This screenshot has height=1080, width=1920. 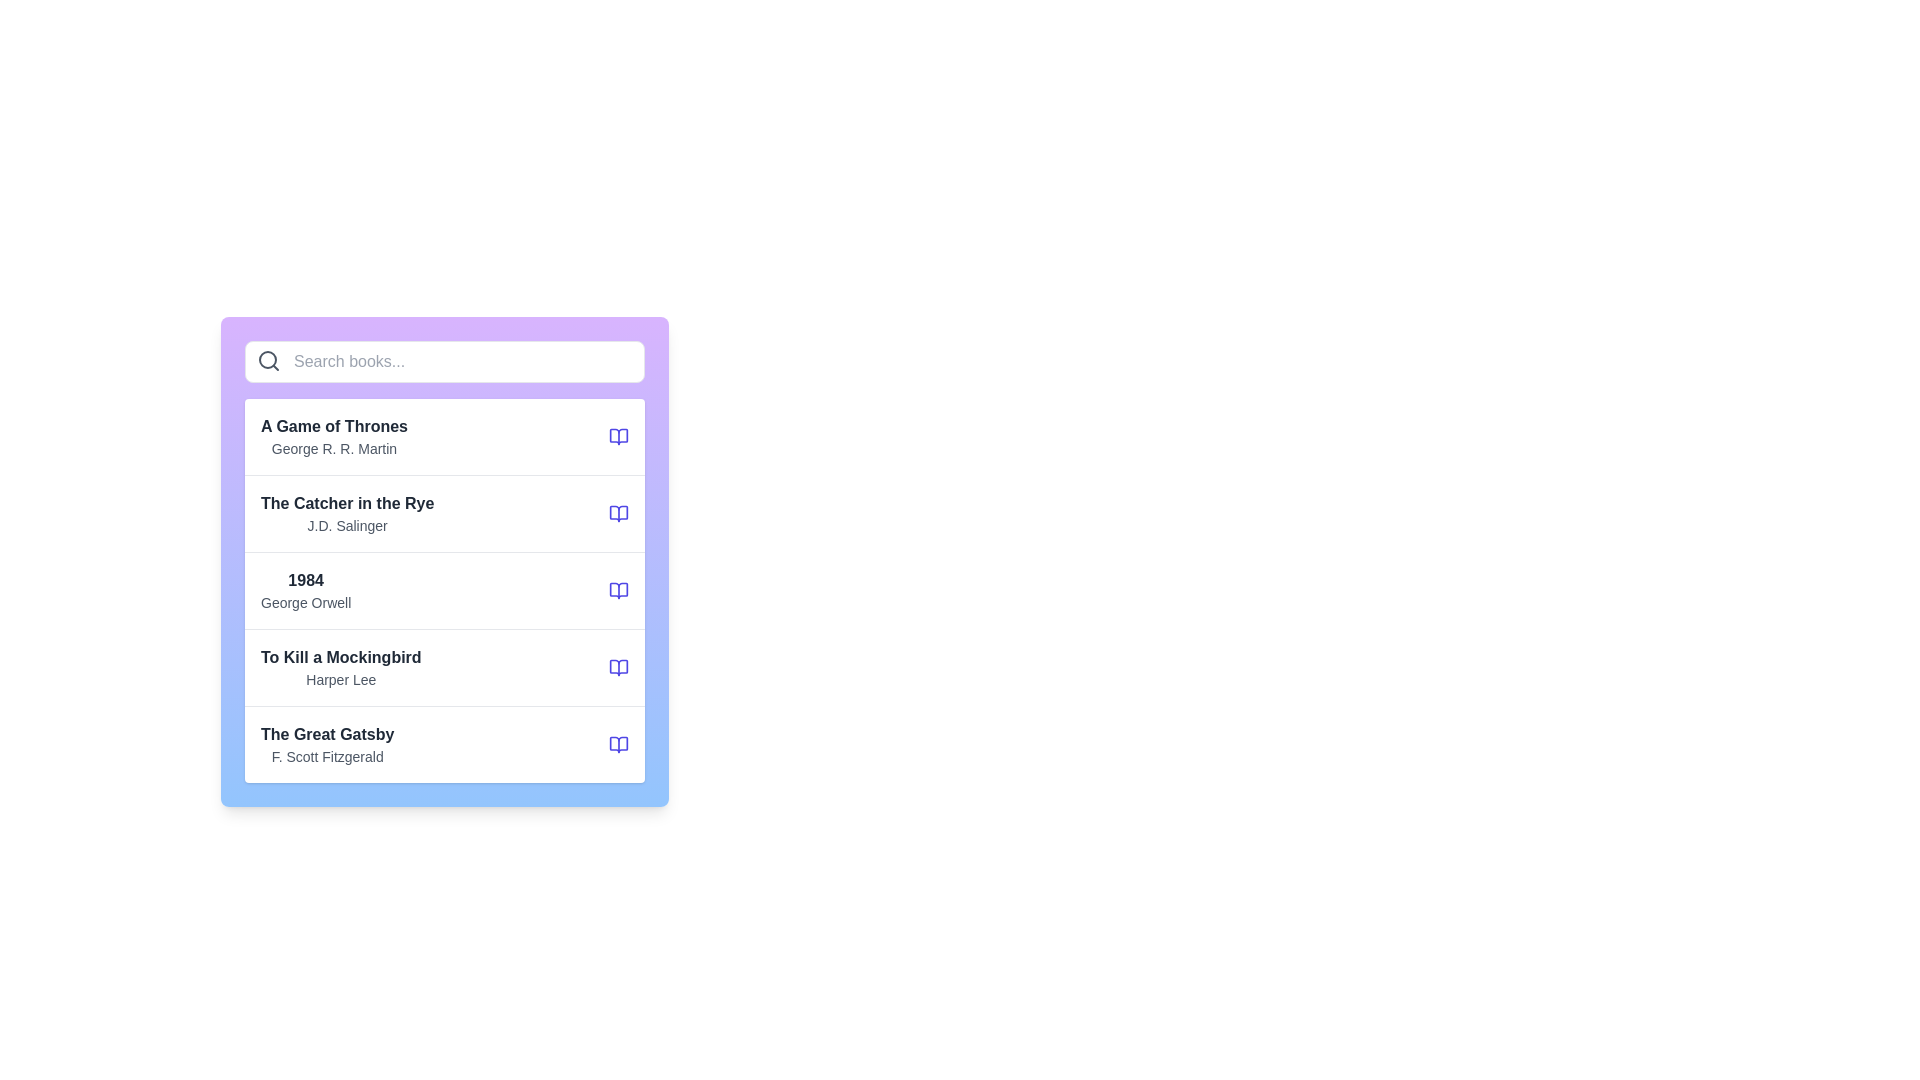 I want to click on the title text of the book entry in the fourth row of the list, which displays 'Harper Lee' below it, so click(x=341, y=658).